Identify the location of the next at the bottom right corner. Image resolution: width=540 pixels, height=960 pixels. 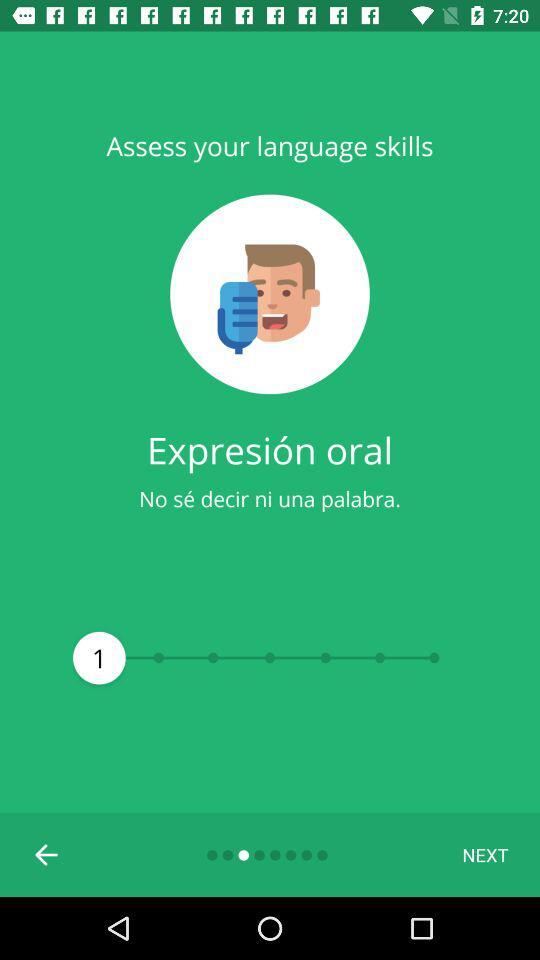
(484, 853).